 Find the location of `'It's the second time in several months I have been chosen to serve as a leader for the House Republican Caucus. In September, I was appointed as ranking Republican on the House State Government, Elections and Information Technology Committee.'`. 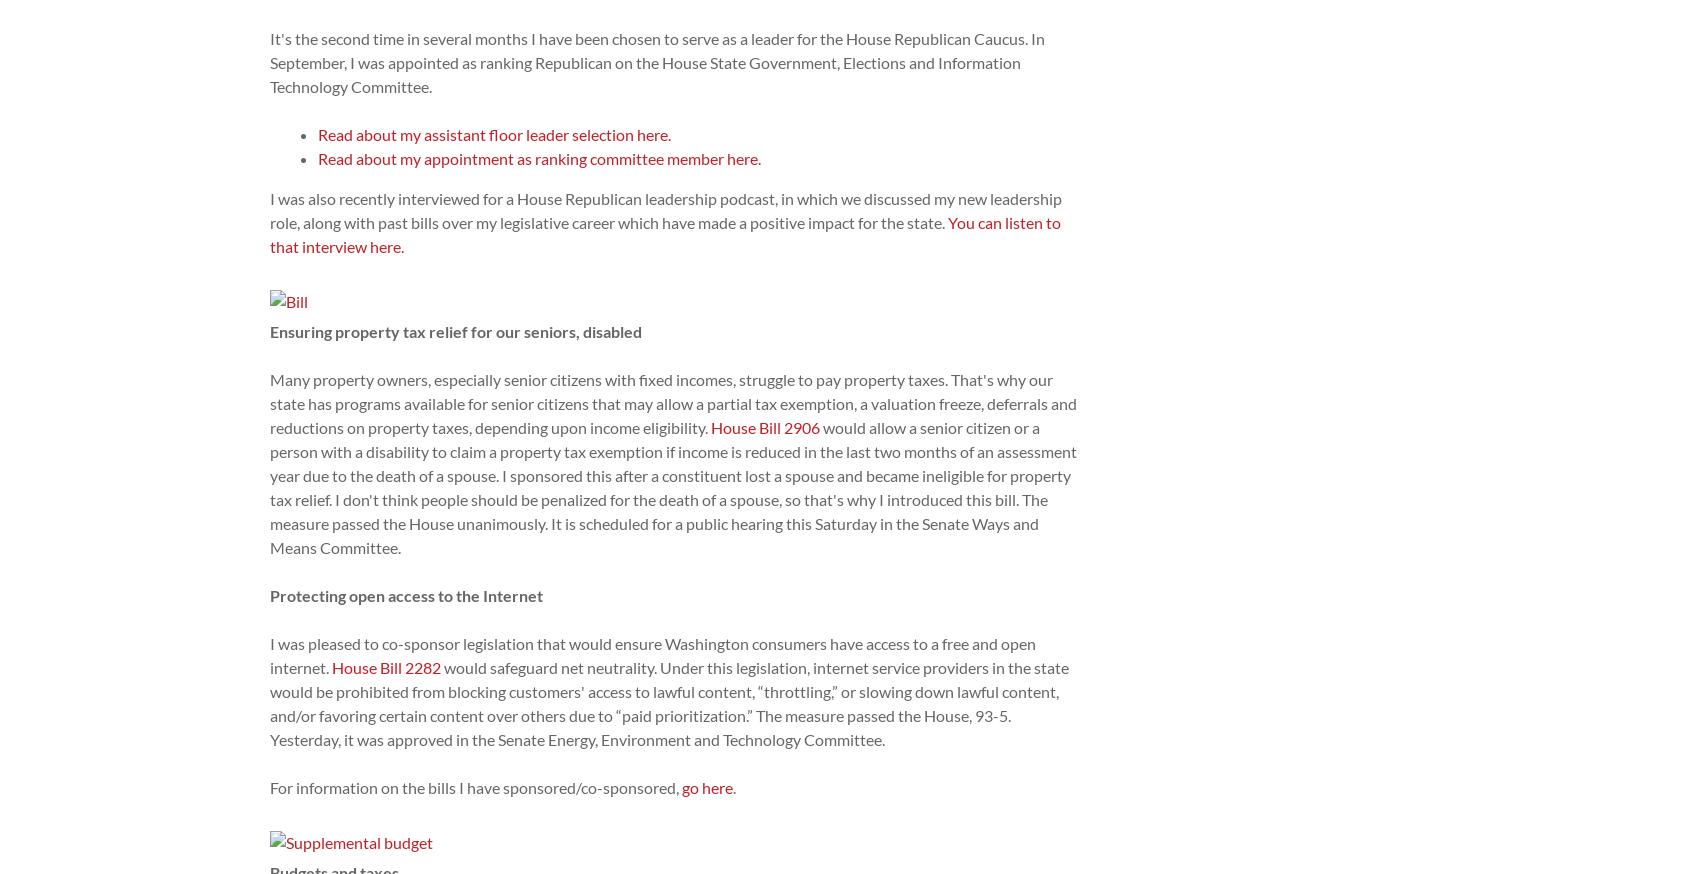

'It's the second time in several months I have been chosen to serve as a leader for the House Republican Caucus. In September, I was appointed as ranking Republican on the House State Government, Elections and Information Technology Committee.' is located at coordinates (657, 61).